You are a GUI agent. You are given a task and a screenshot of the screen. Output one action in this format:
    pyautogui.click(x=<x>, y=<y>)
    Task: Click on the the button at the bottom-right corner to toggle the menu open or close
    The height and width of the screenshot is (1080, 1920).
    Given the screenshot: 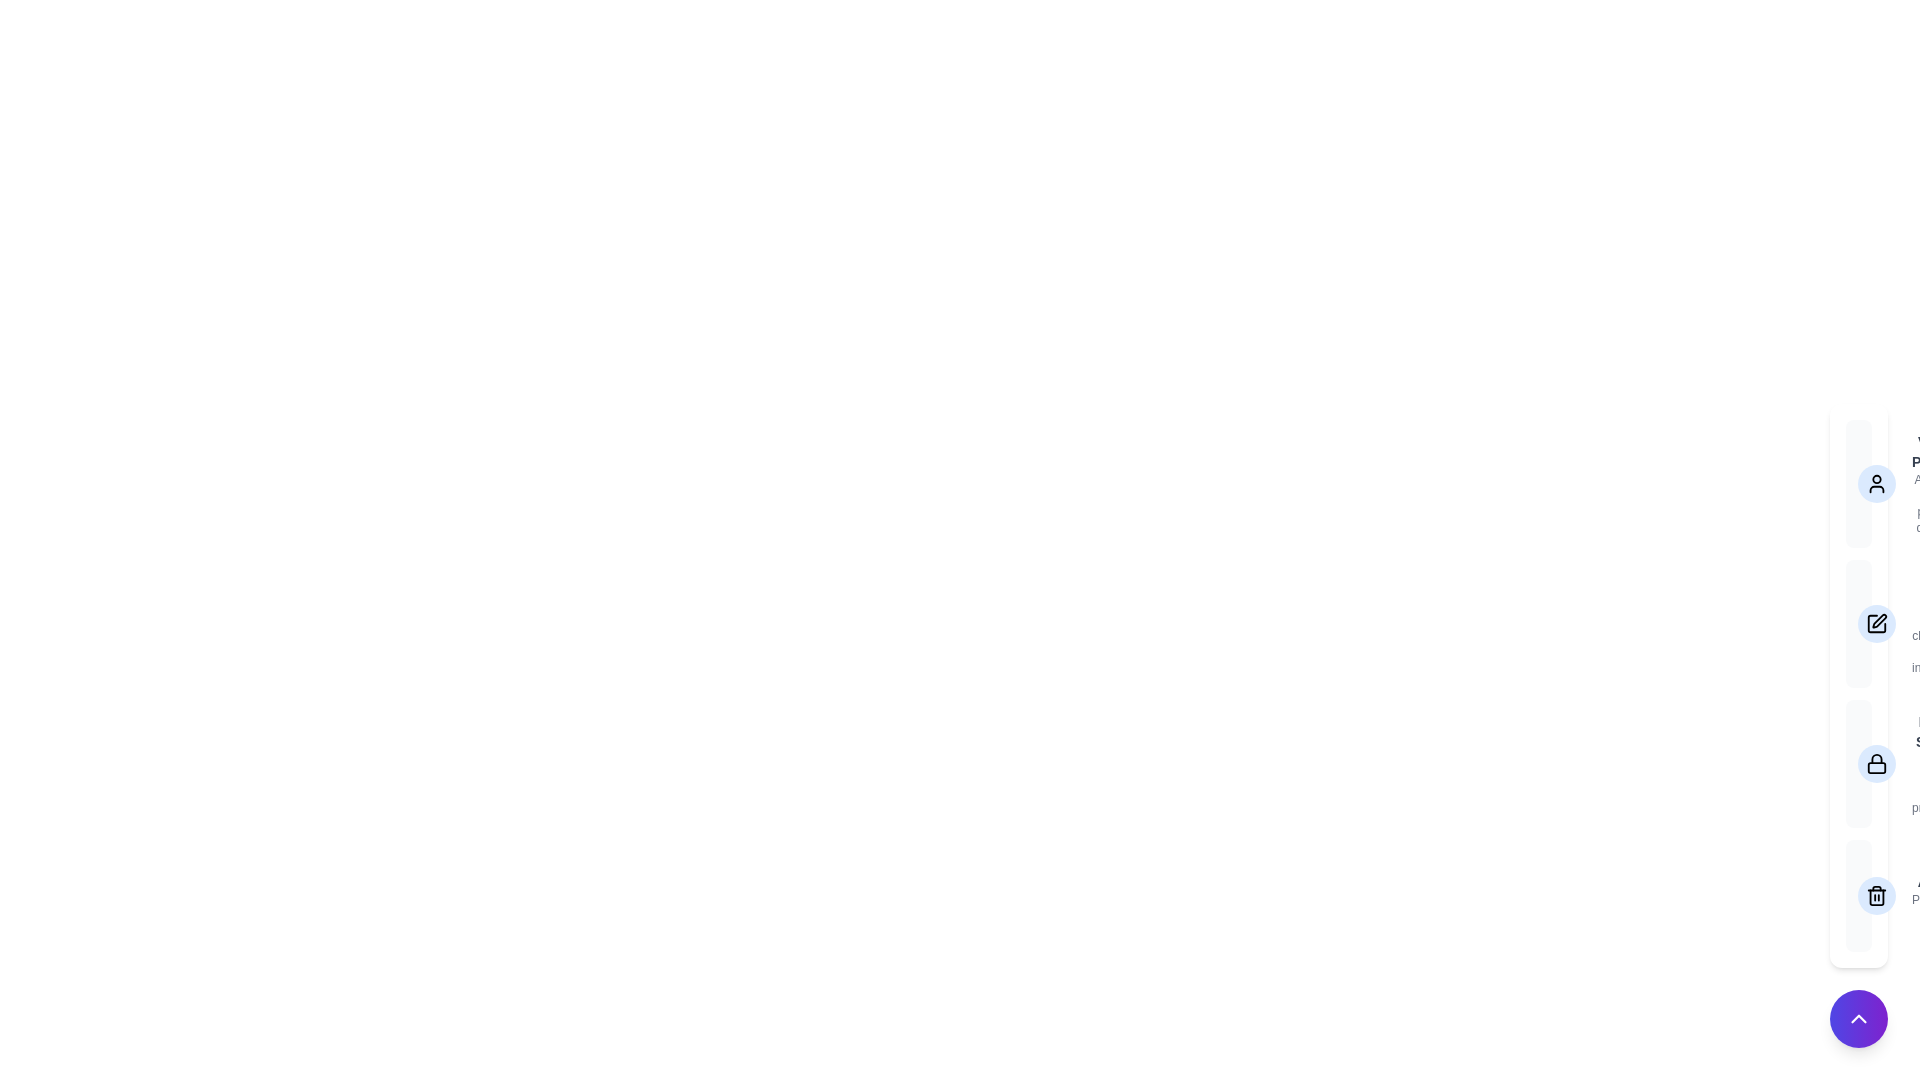 What is the action you would take?
    pyautogui.click(x=1857, y=1018)
    